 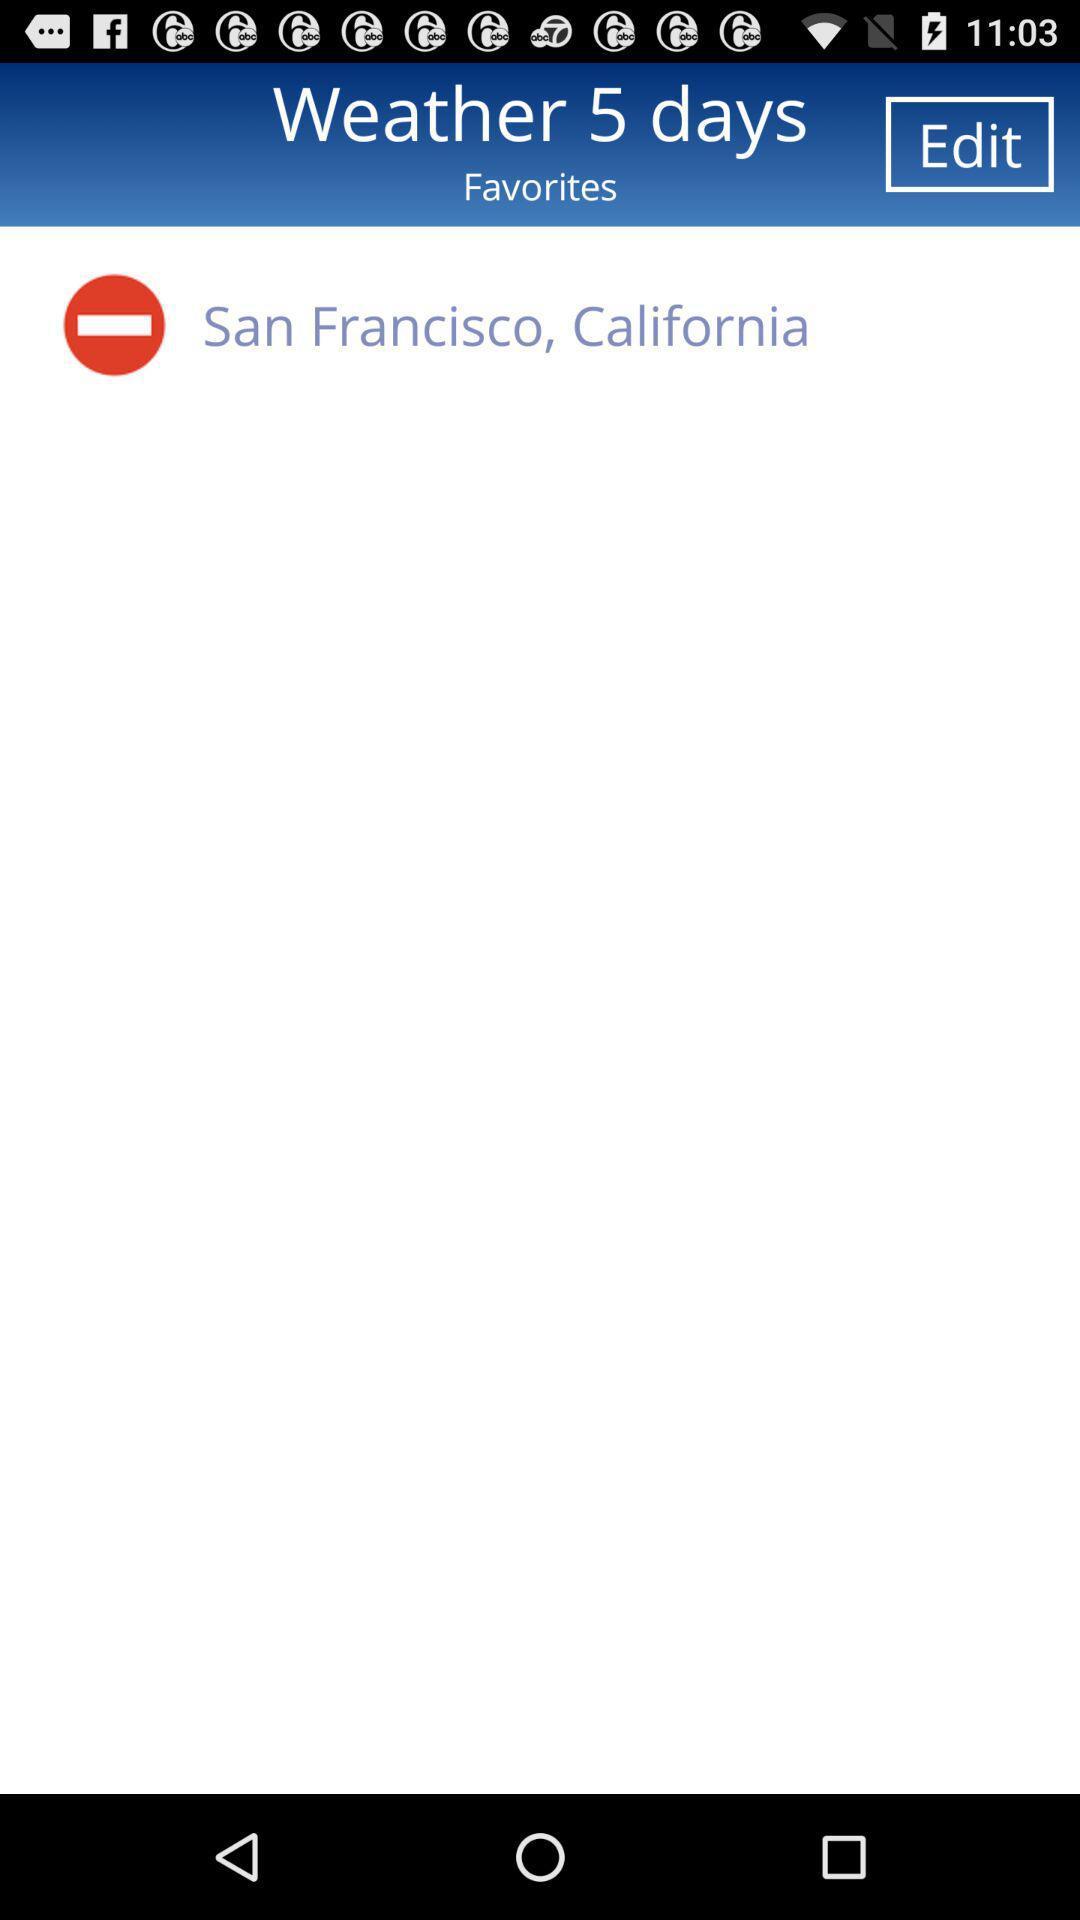 I want to click on the app at the top right corner, so click(x=968, y=143).